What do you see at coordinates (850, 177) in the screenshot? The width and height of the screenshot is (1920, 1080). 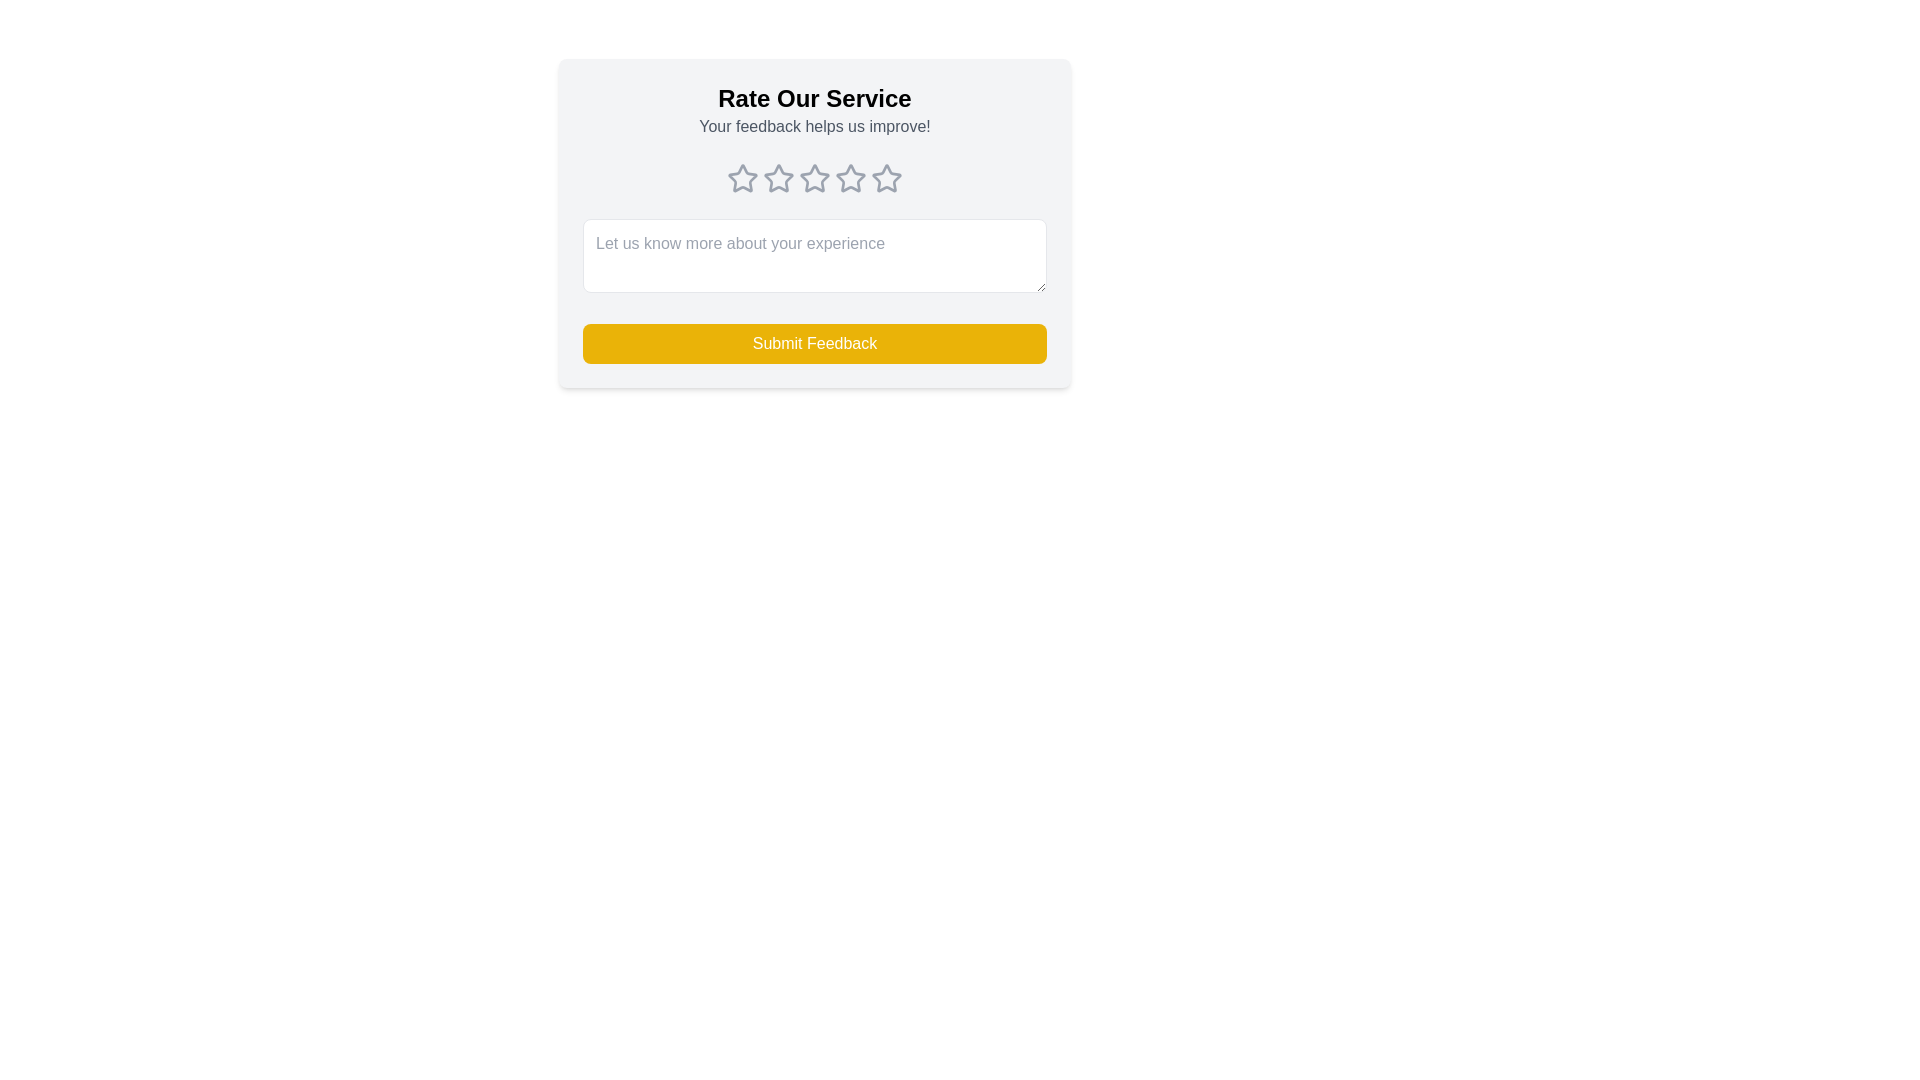 I see `the second rating star icon` at bounding box center [850, 177].